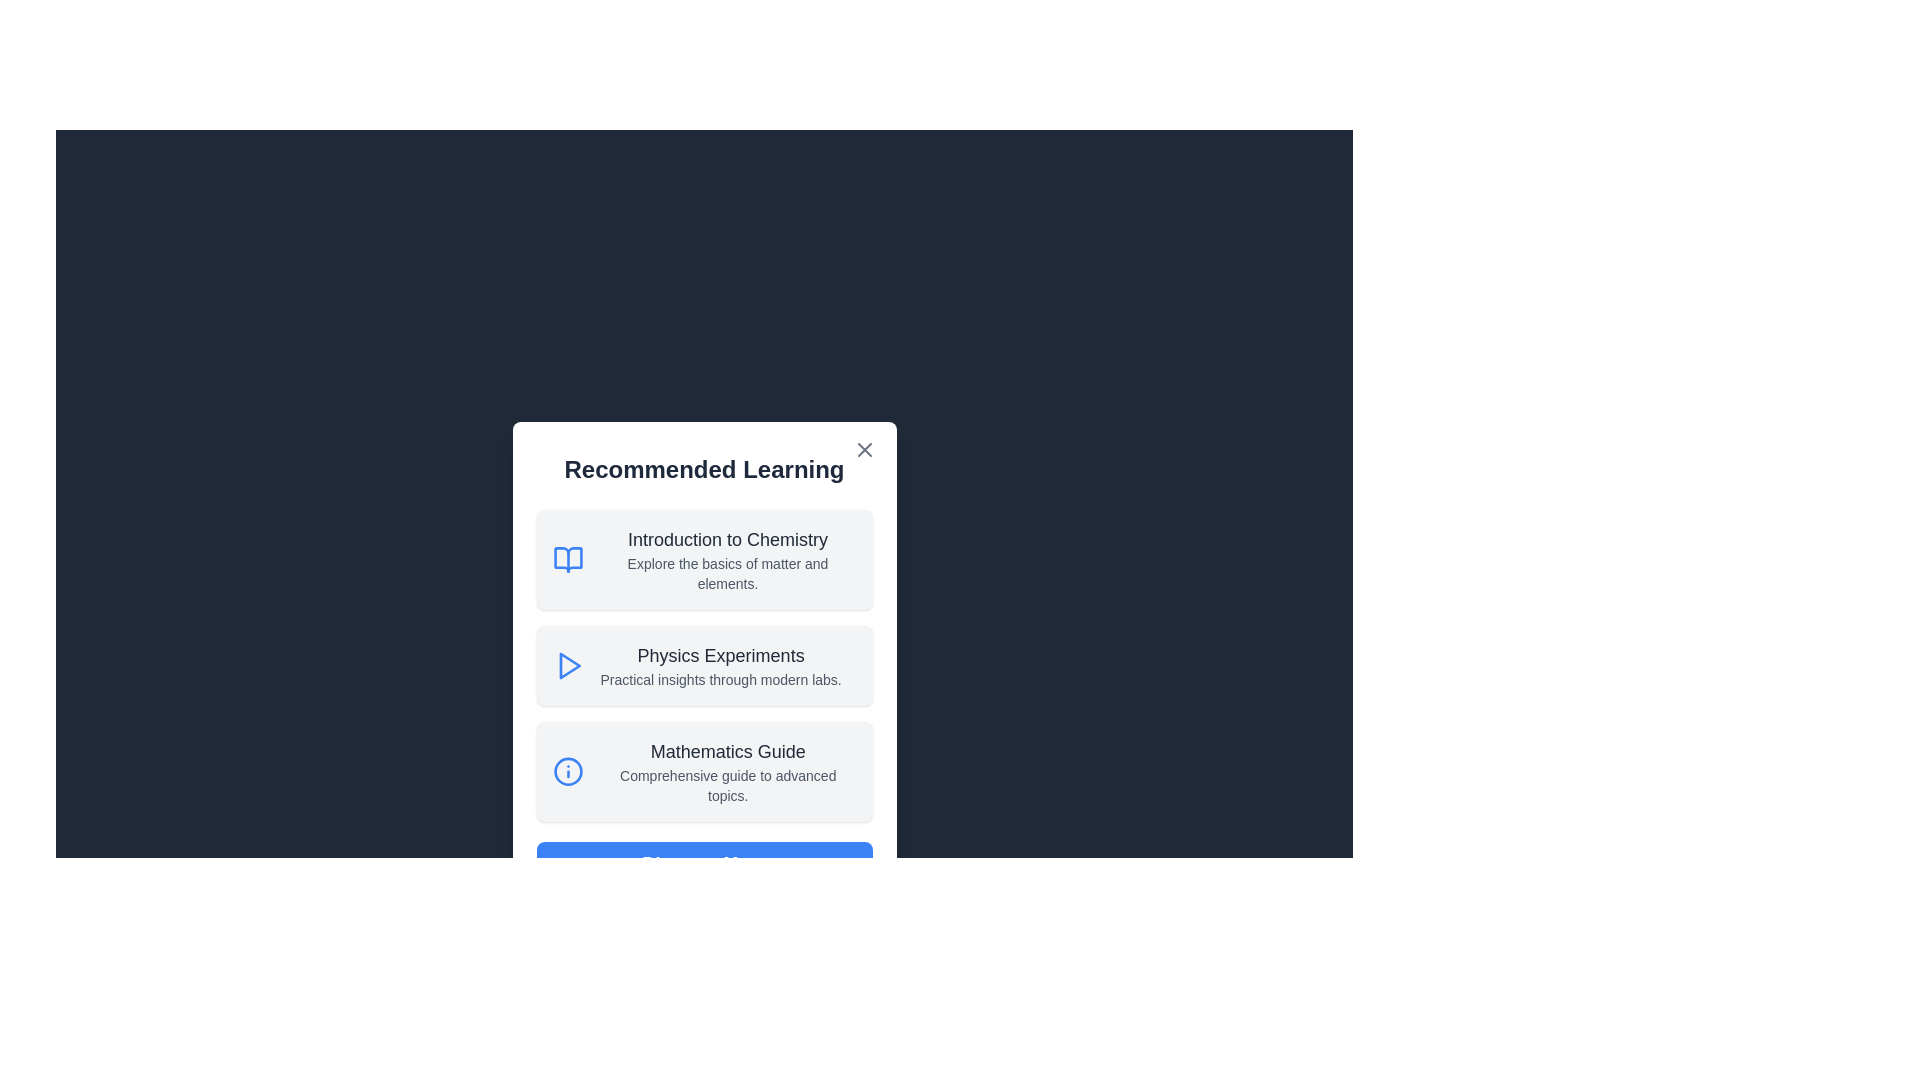 The height and width of the screenshot is (1080, 1920). What do you see at coordinates (727, 559) in the screenshot?
I see `the Text block element that provides the title and description of a learning resource, located at the top of the 'Recommended Learning' list` at bounding box center [727, 559].